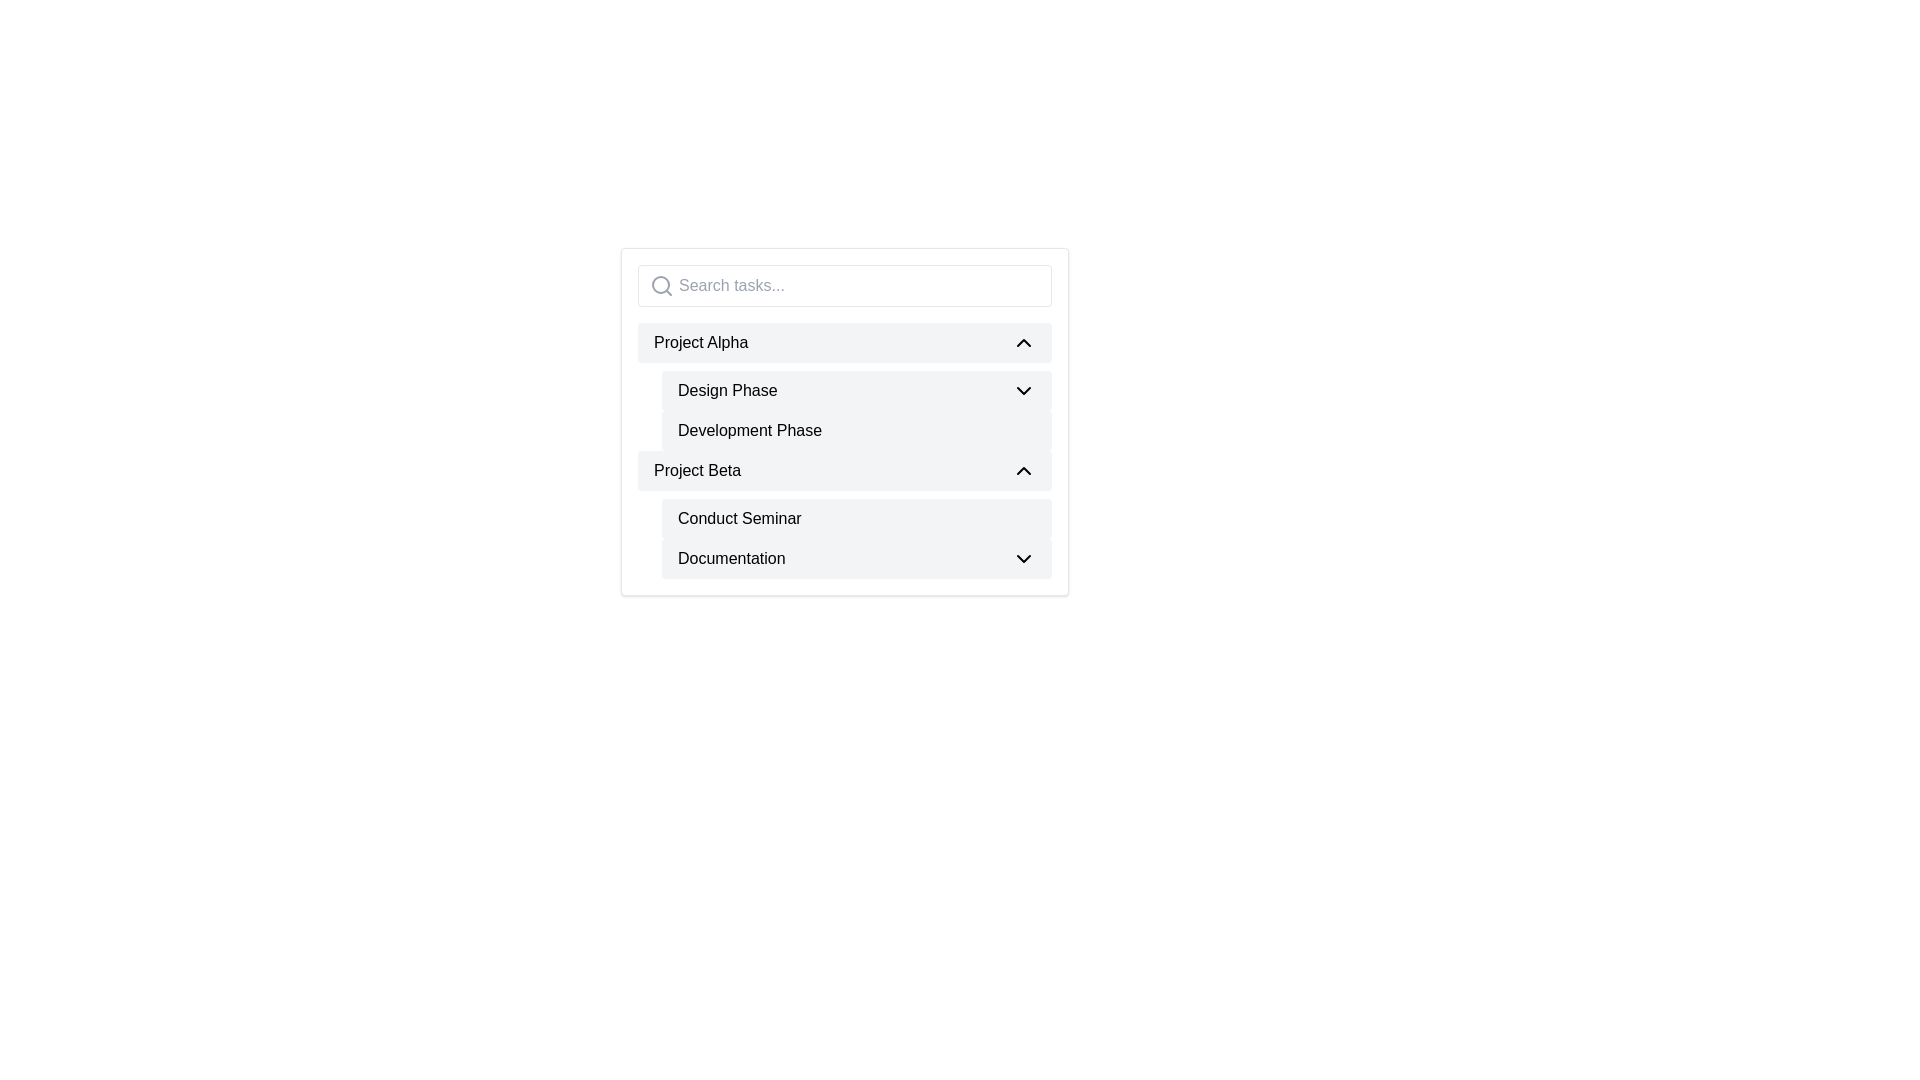 The height and width of the screenshot is (1080, 1920). Describe the element at coordinates (697, 470) in the screenshot. I see `the left-aligned text 'Project Beta' within the light gray horizontal bar, which is the third visible item in the dropdown menu` at that location.